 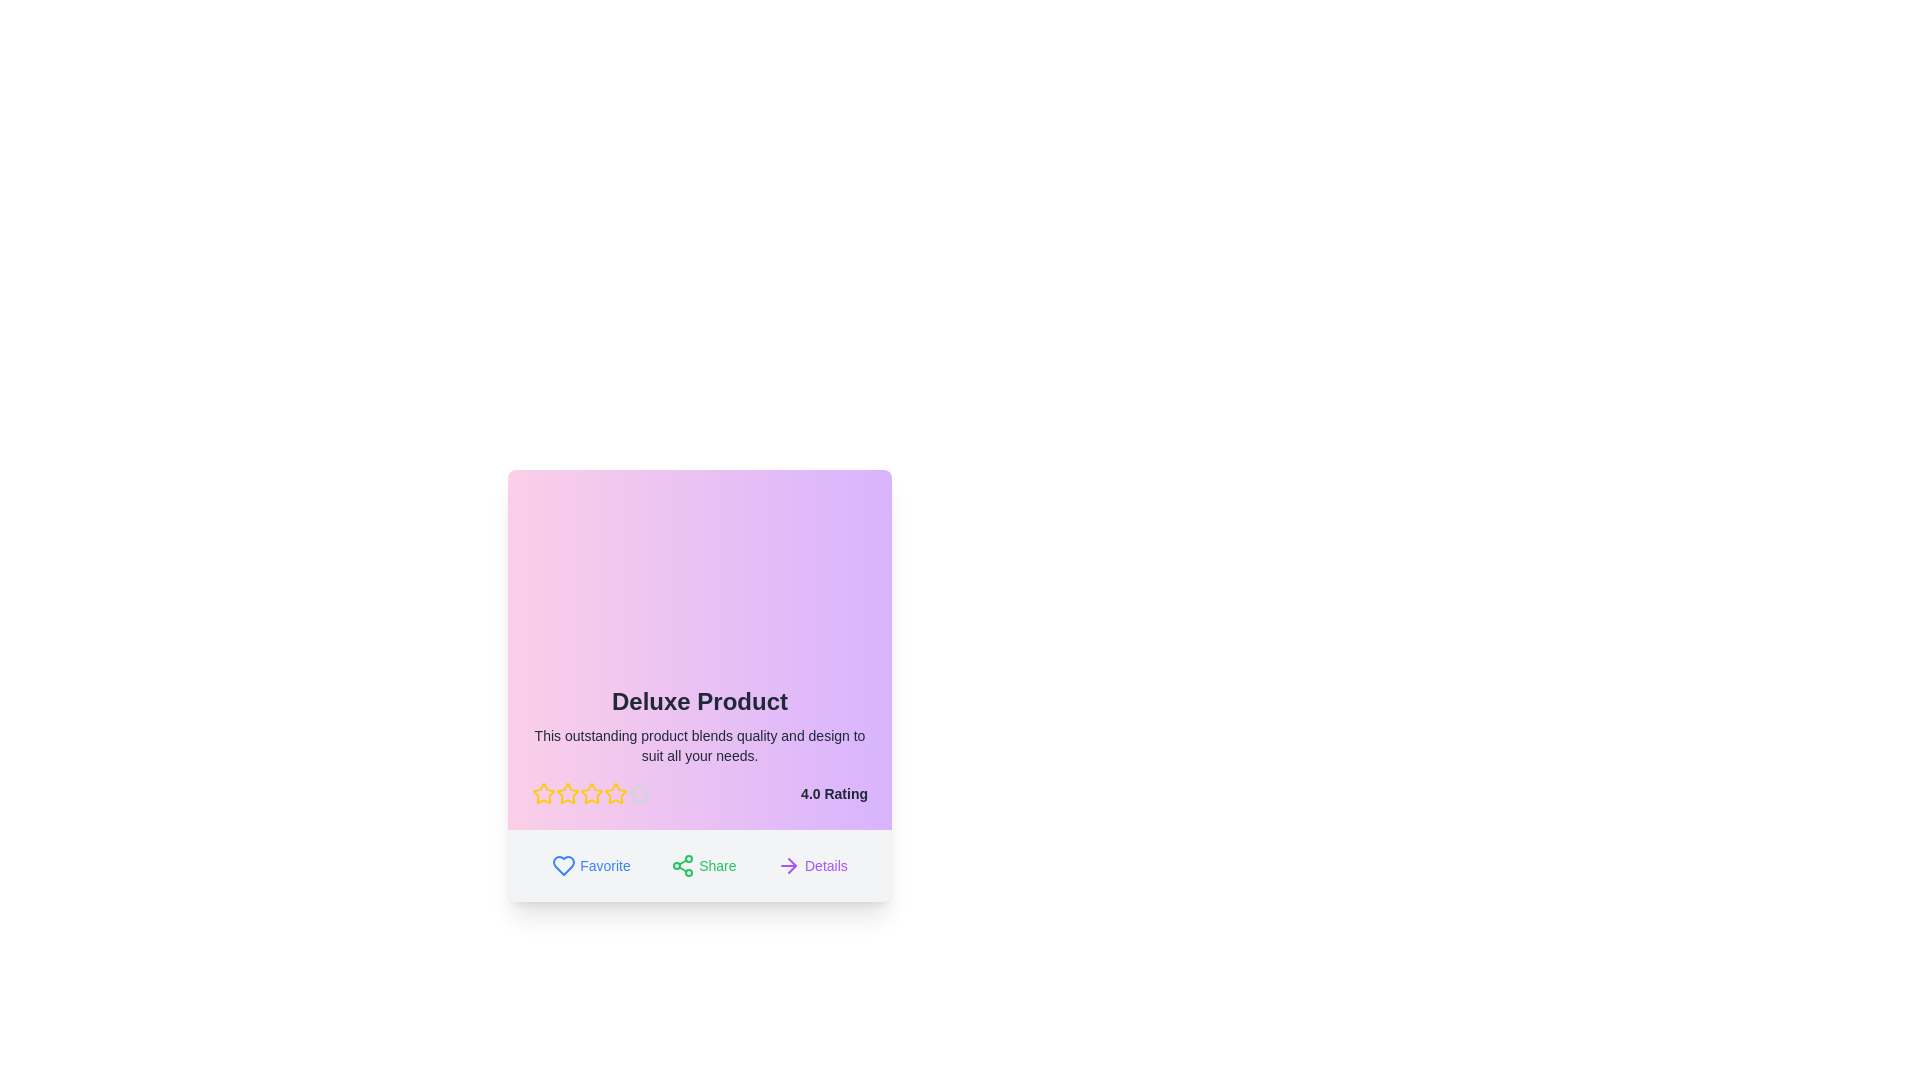 What do you see at coordinates (614, 793) in the screenshot?
I see `the sixth star icon, which is a yellow filled star used for ratings, located below the 'Deluxe Product' title and description, aligned with the '4.0 Rating' indicator` at bounding box center [614, 793].